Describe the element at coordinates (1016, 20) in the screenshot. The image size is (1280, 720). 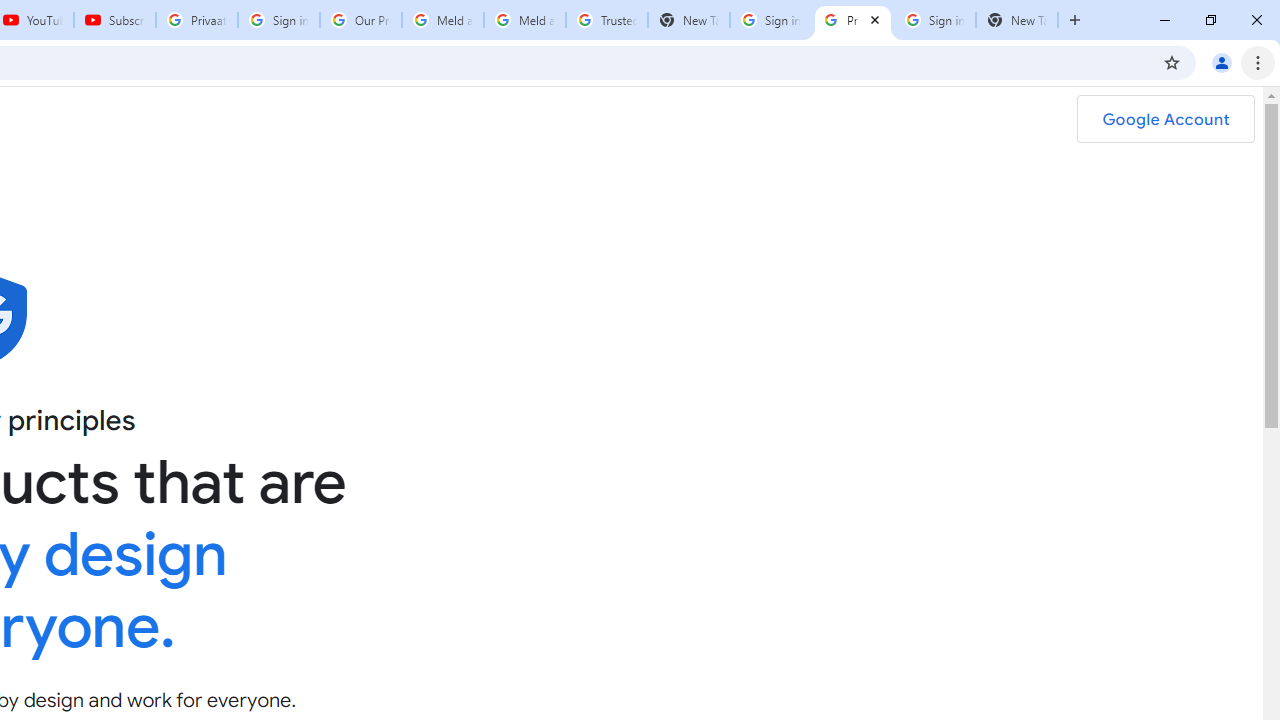
I see `'New Tab'` at that location.